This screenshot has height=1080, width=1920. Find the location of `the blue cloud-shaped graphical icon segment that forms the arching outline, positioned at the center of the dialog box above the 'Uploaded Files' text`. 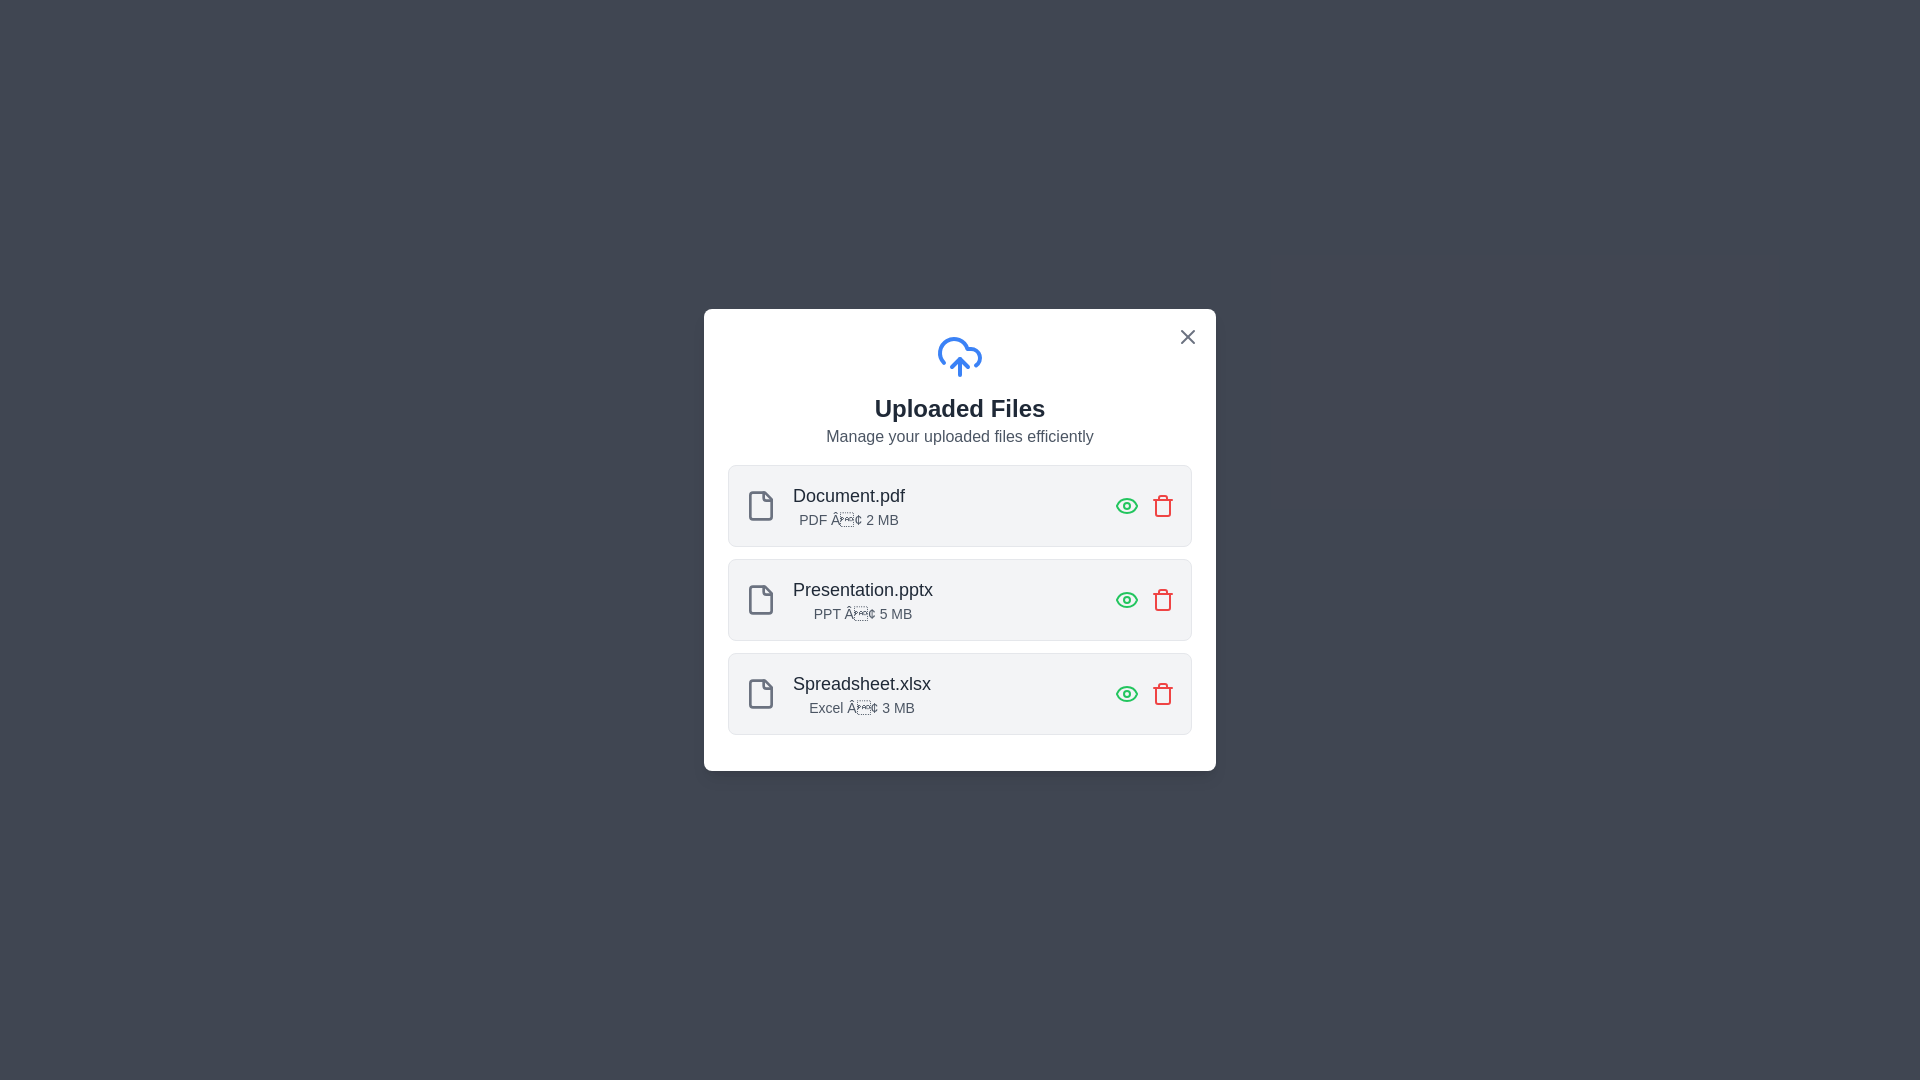

the blue cloud-shaped graphical icon segment that forms the arching outline, positioned at the center of the dialog box above the 'Uploaded Files' text is located at coordinates (960, 351).